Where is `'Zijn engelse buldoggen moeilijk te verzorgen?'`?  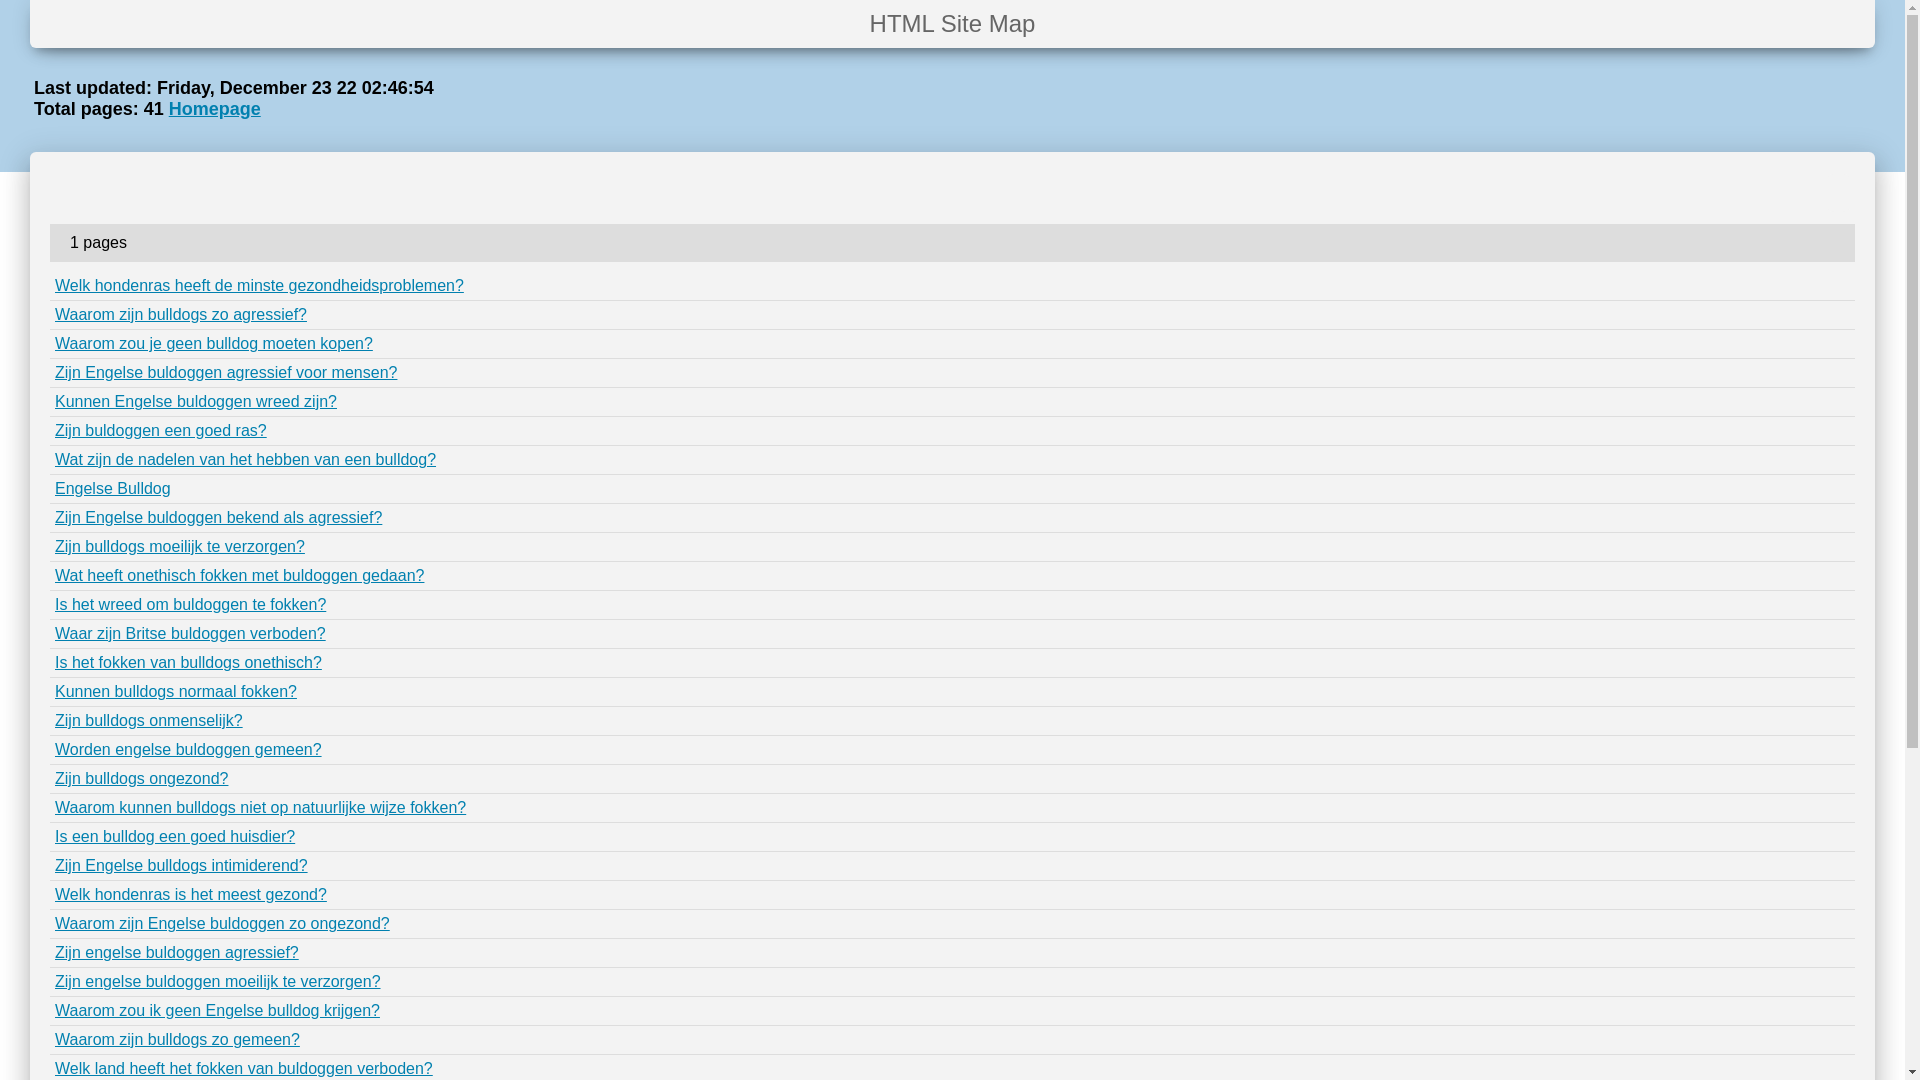 'Zijn engelse buldoggen moeilijk te verzorgen?' is located at coordinates (217, 980).